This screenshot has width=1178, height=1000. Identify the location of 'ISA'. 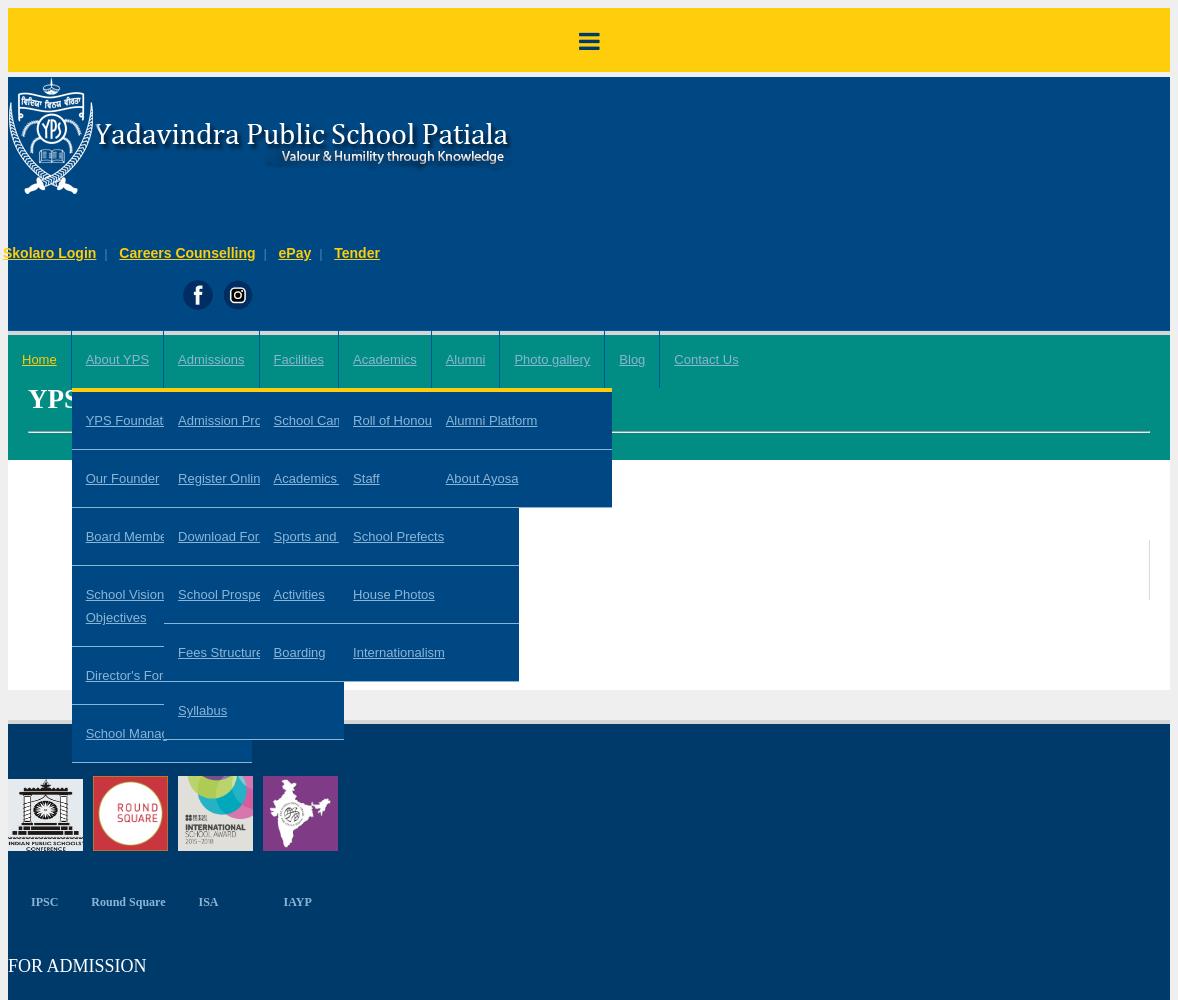
(207, 901).